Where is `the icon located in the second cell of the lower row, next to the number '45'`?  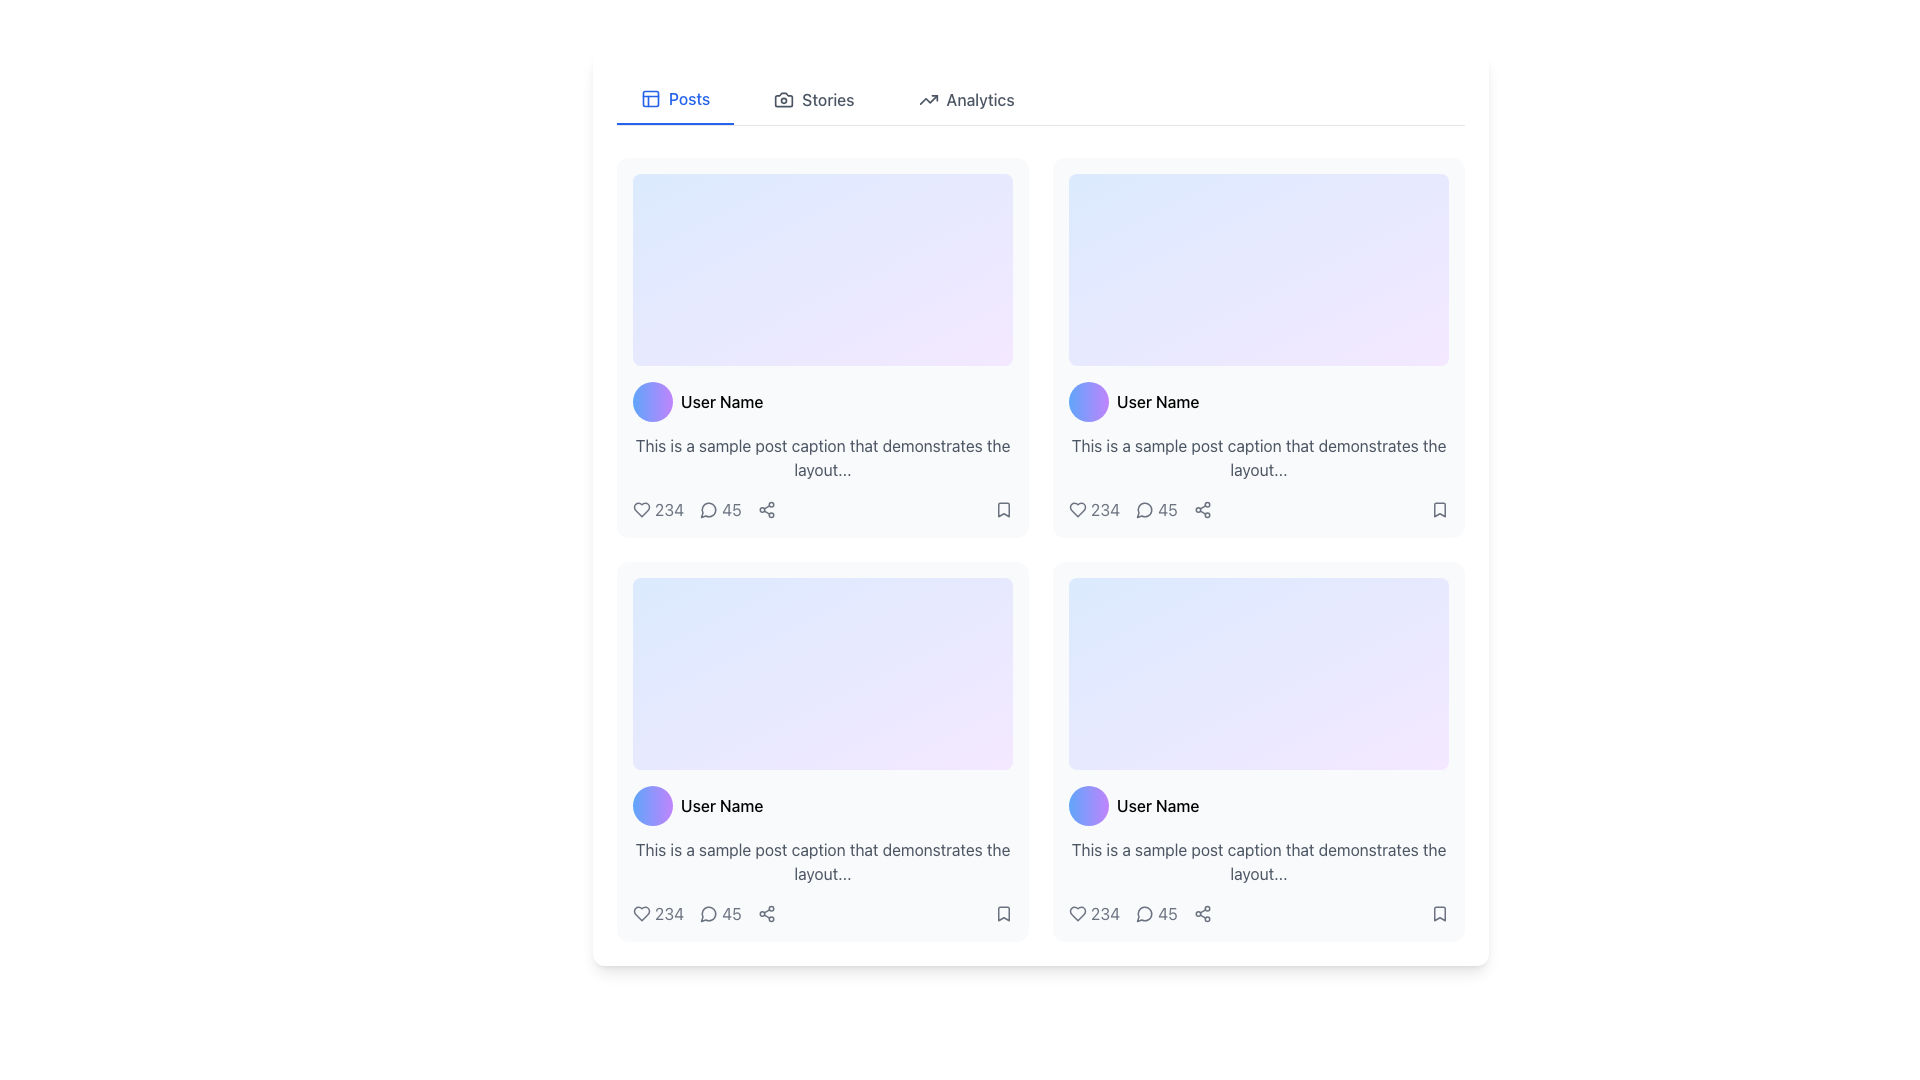 the icon located in the second cell of the lower row, next to the number '45' is located at coordinates (709, 914).